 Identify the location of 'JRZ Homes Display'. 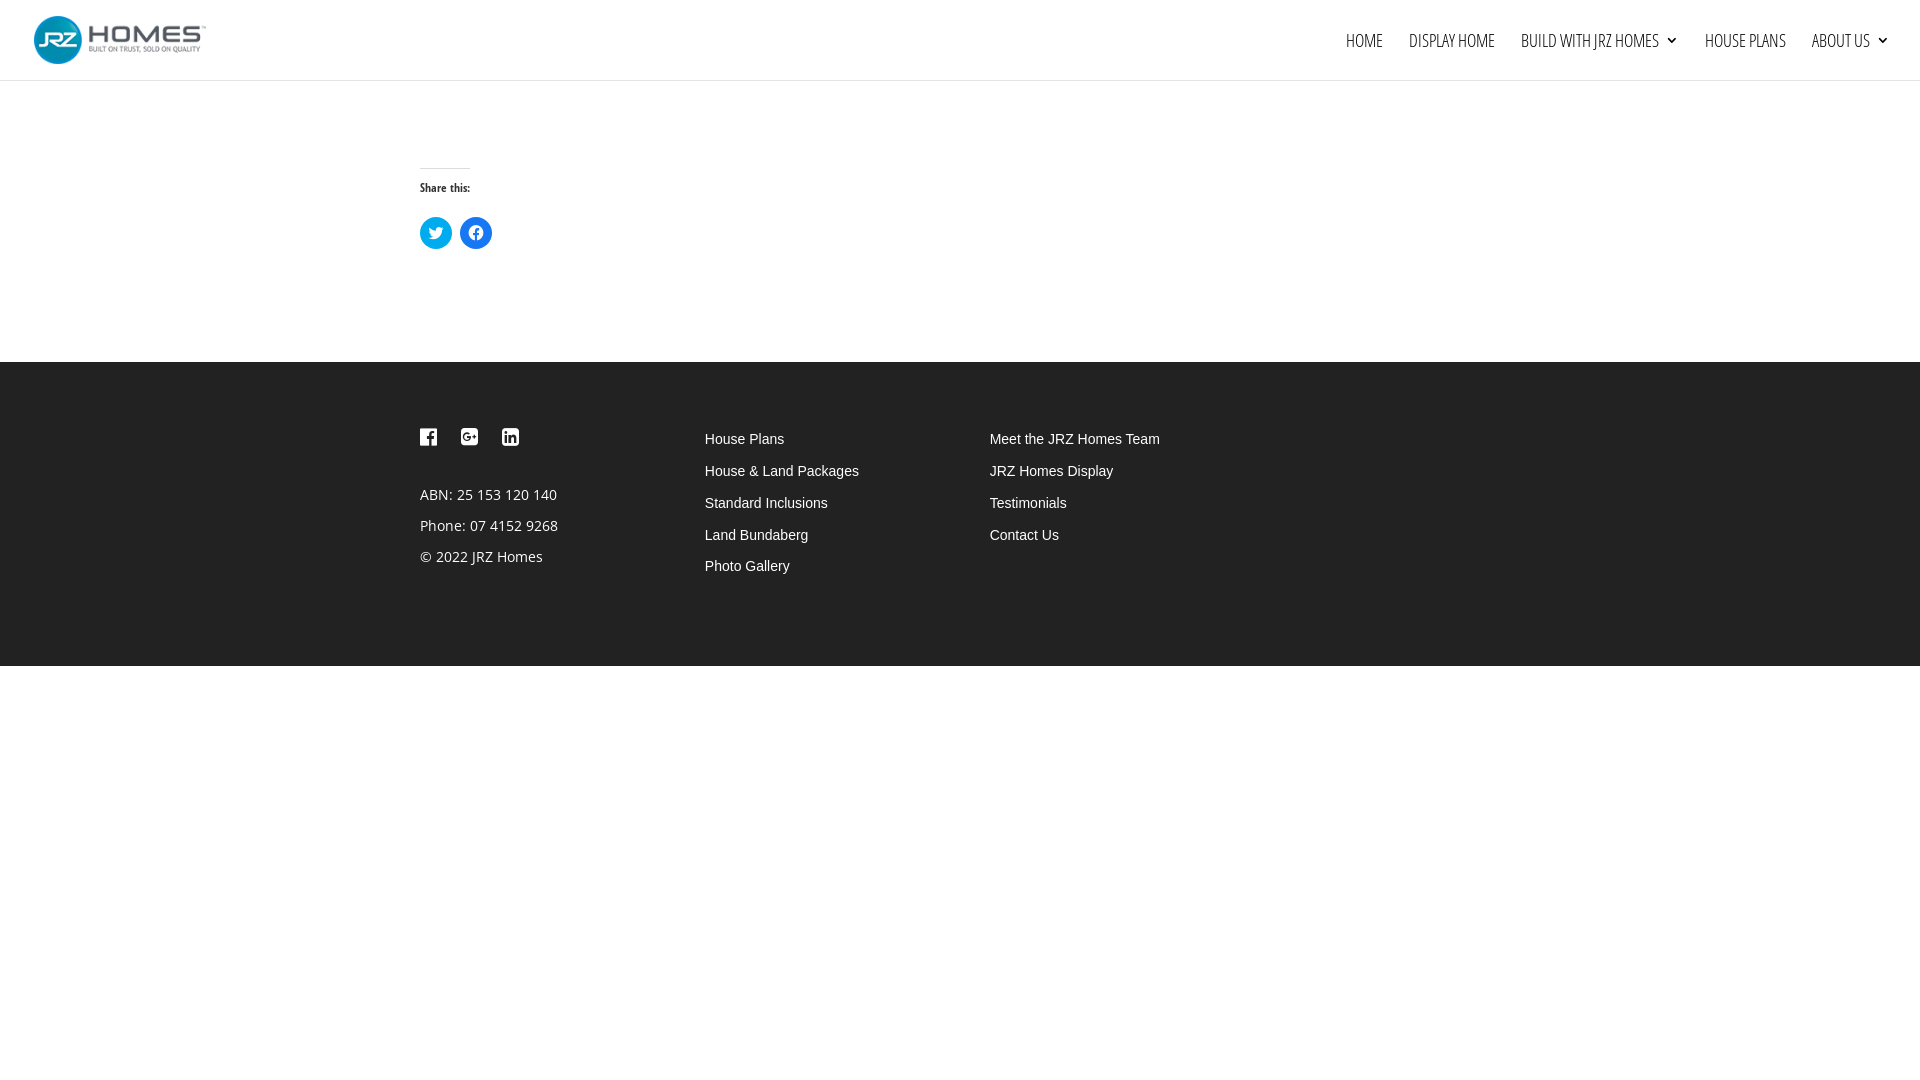
(1050, 470).